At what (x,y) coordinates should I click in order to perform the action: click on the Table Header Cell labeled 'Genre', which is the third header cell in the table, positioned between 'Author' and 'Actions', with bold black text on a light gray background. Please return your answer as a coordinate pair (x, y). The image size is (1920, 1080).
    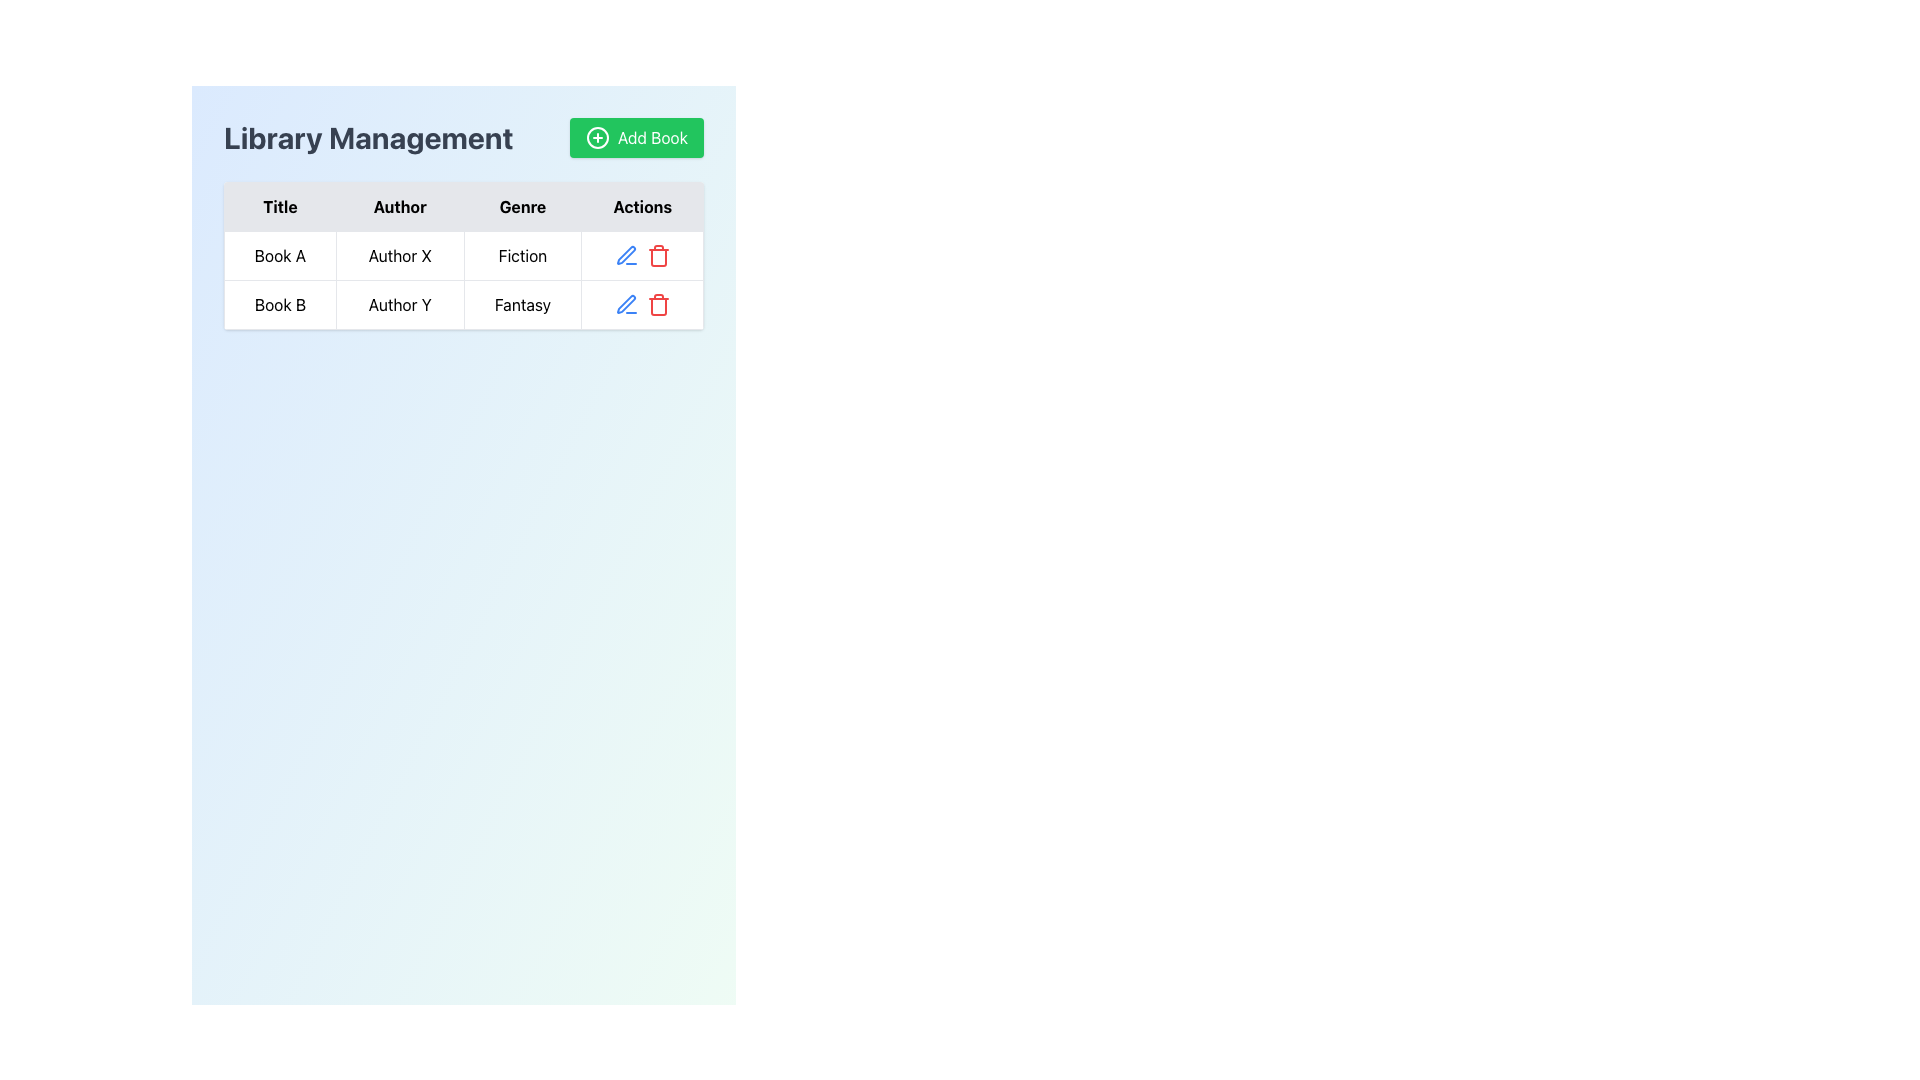
    Looking at the image, I should click on (523, 207).